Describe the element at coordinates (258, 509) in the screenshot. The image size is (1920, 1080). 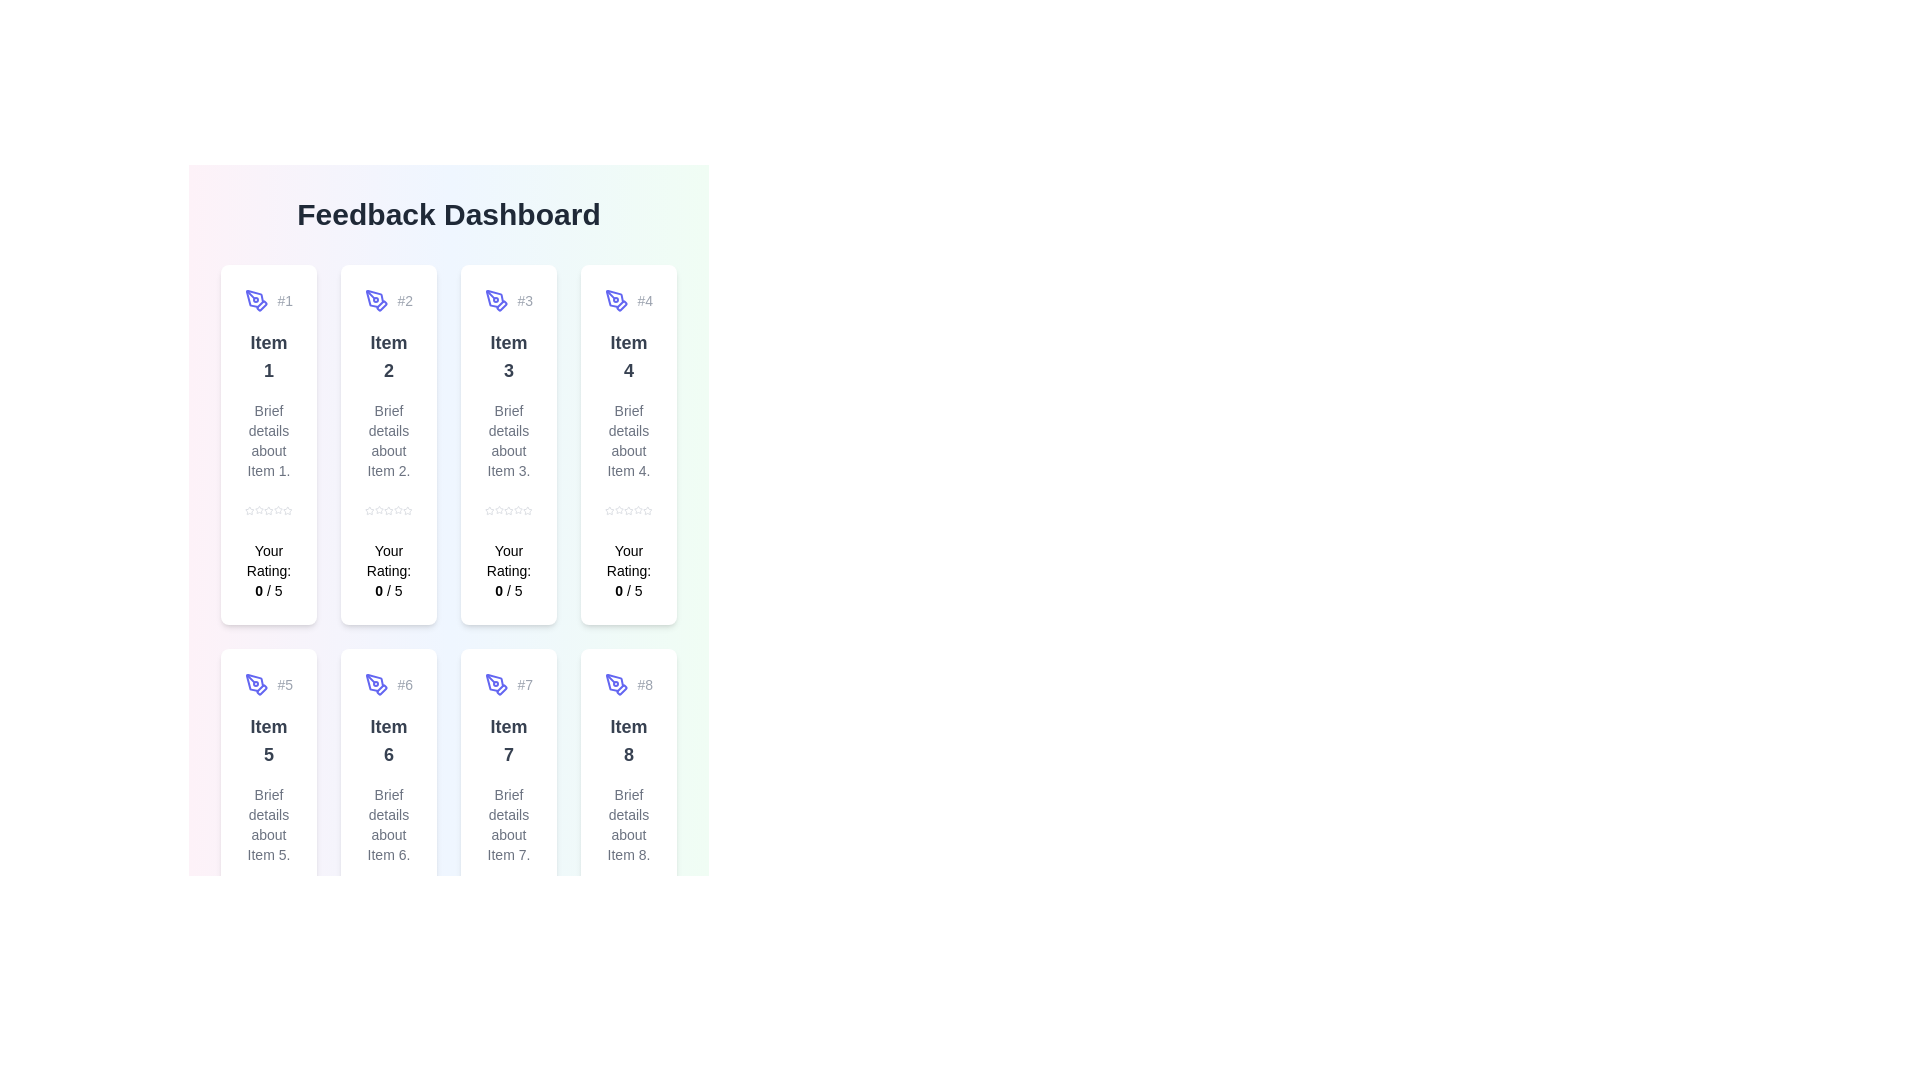
I see `the rating of an item to 2 stars by clicking on the corresponding star` at that location.